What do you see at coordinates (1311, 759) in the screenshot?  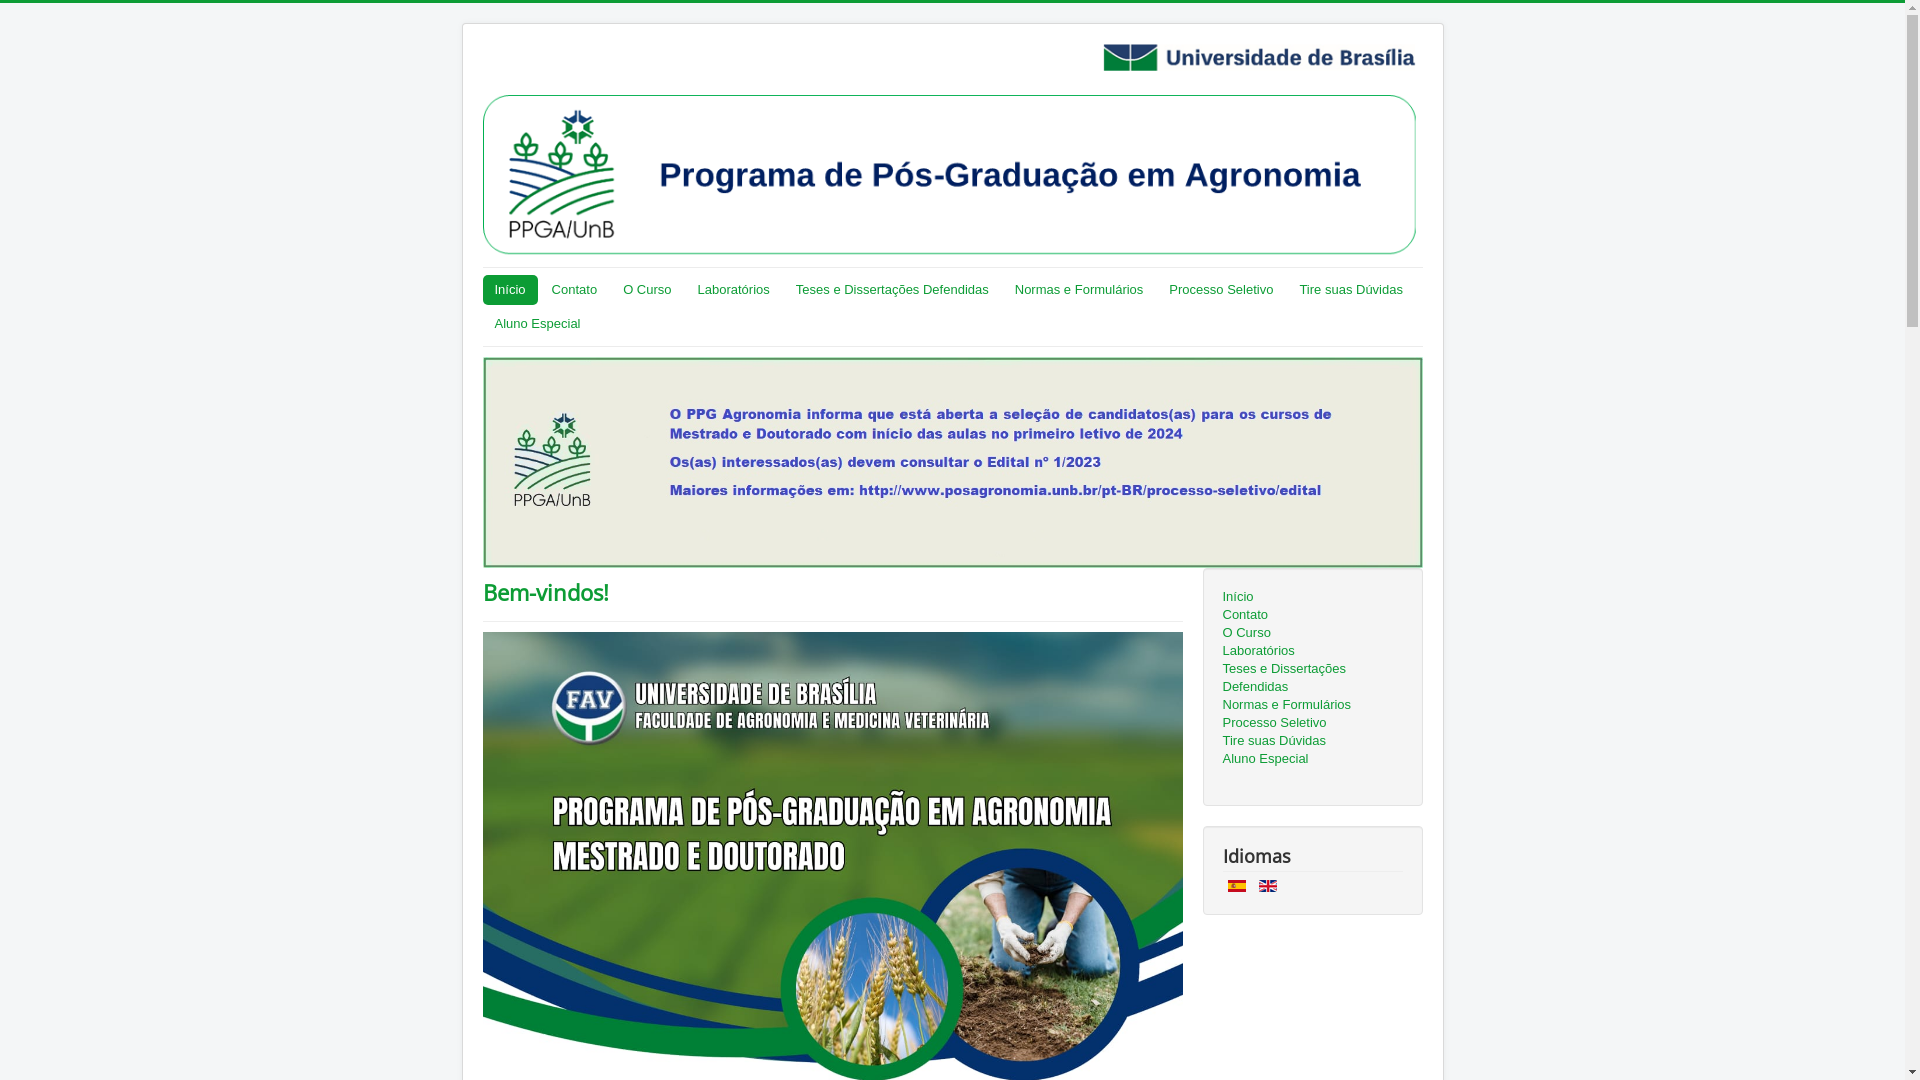 I see `'Aluno Especial'` at bounding box center [1311, 759].